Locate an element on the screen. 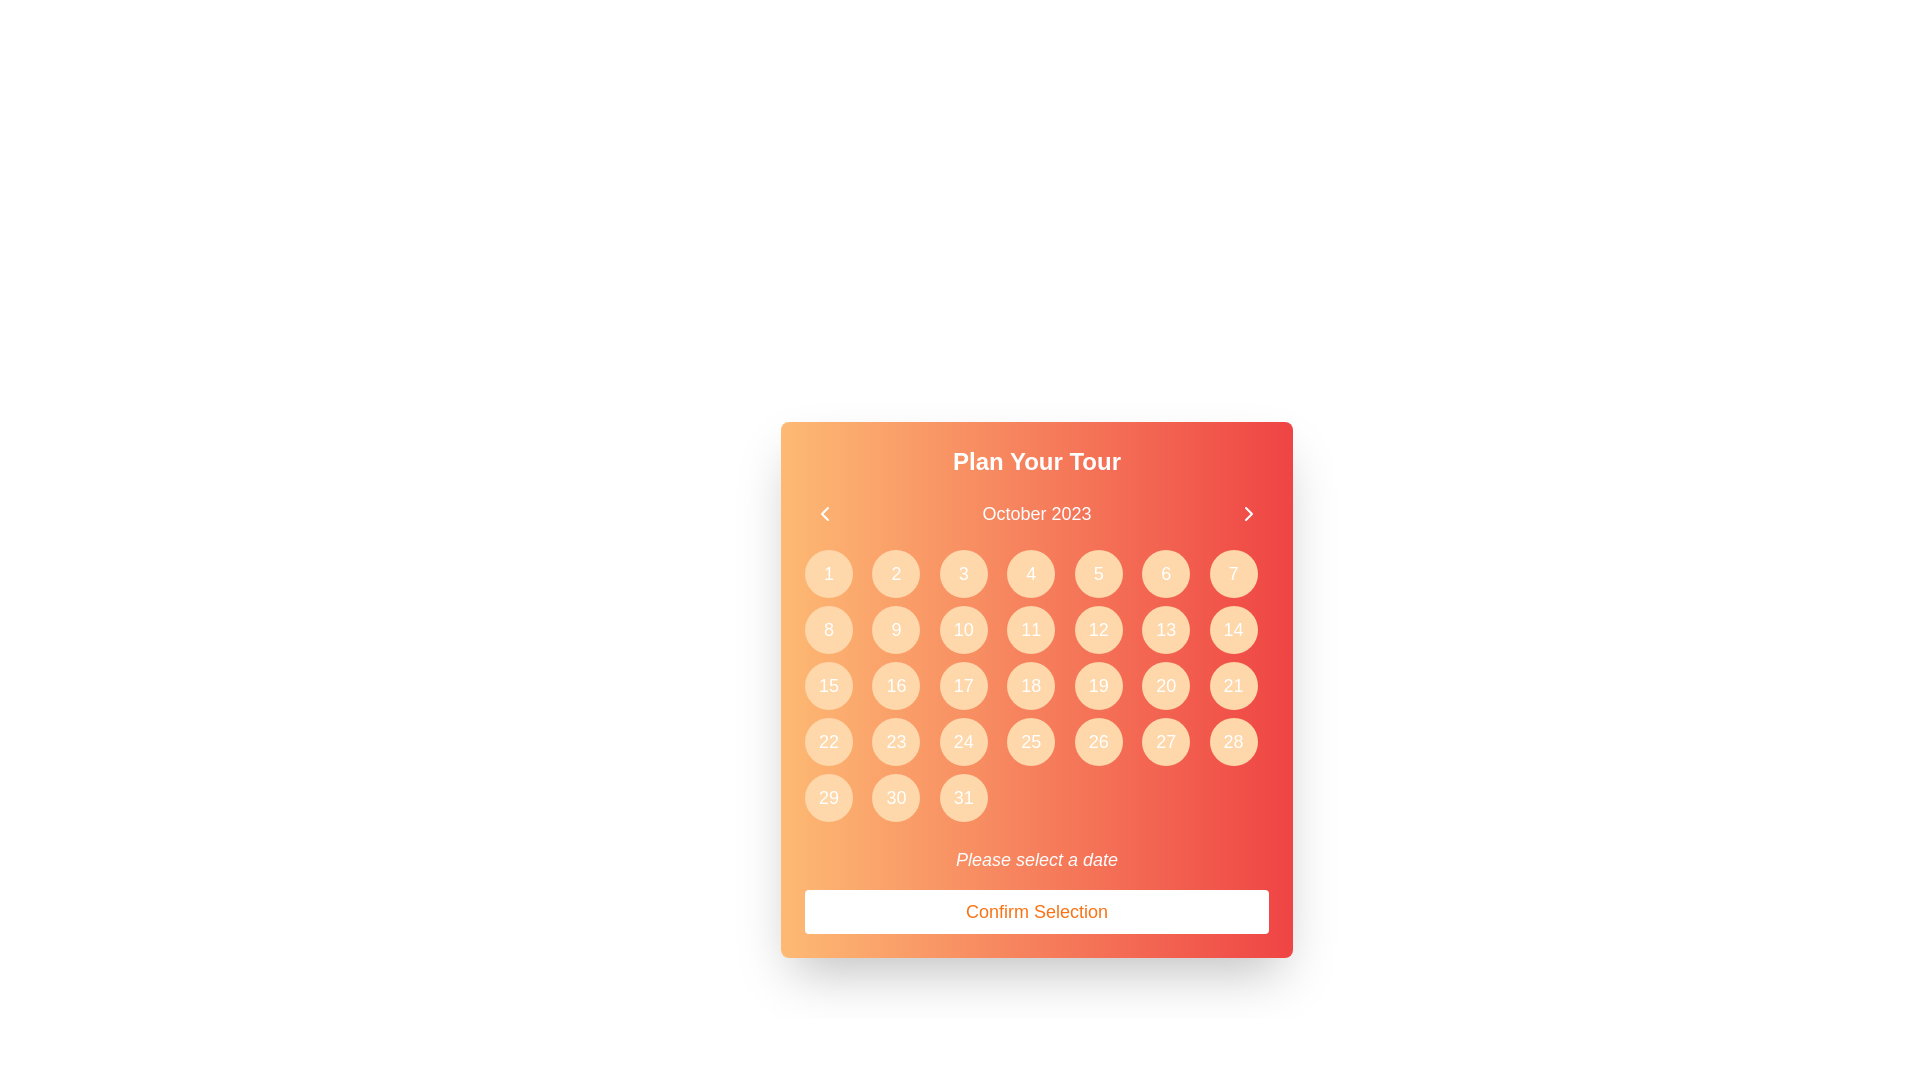 This screenshot has width=1920, height=1080. the confirmation button for the selected tour date to observe the color change is located at coordinates (1036, 911).